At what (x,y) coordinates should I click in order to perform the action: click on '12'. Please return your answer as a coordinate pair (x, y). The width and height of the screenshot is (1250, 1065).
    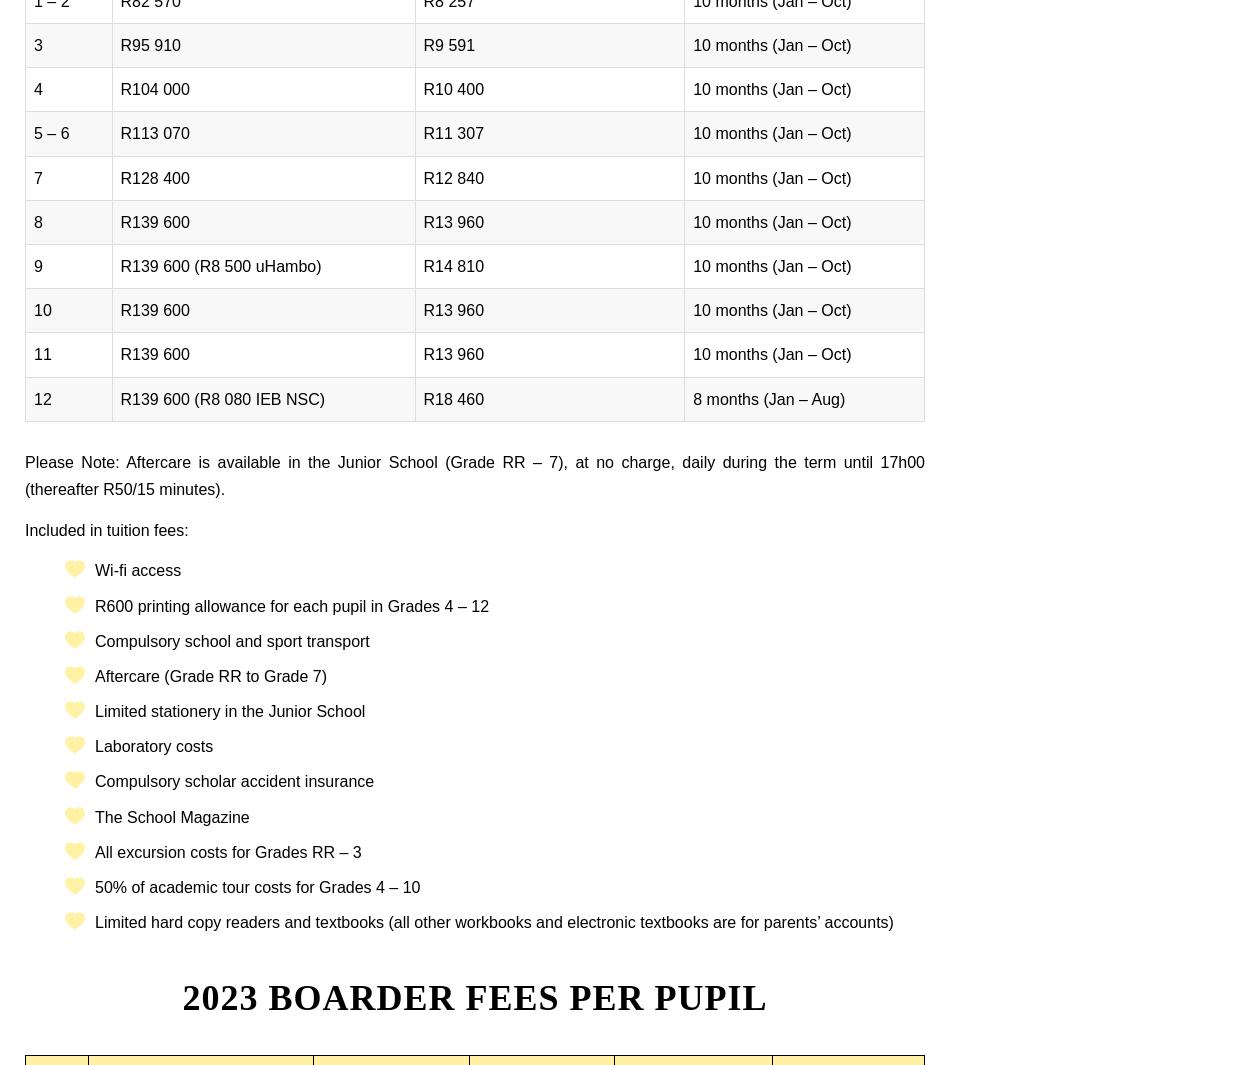
    Looking at the image, I should click on (42, 397).